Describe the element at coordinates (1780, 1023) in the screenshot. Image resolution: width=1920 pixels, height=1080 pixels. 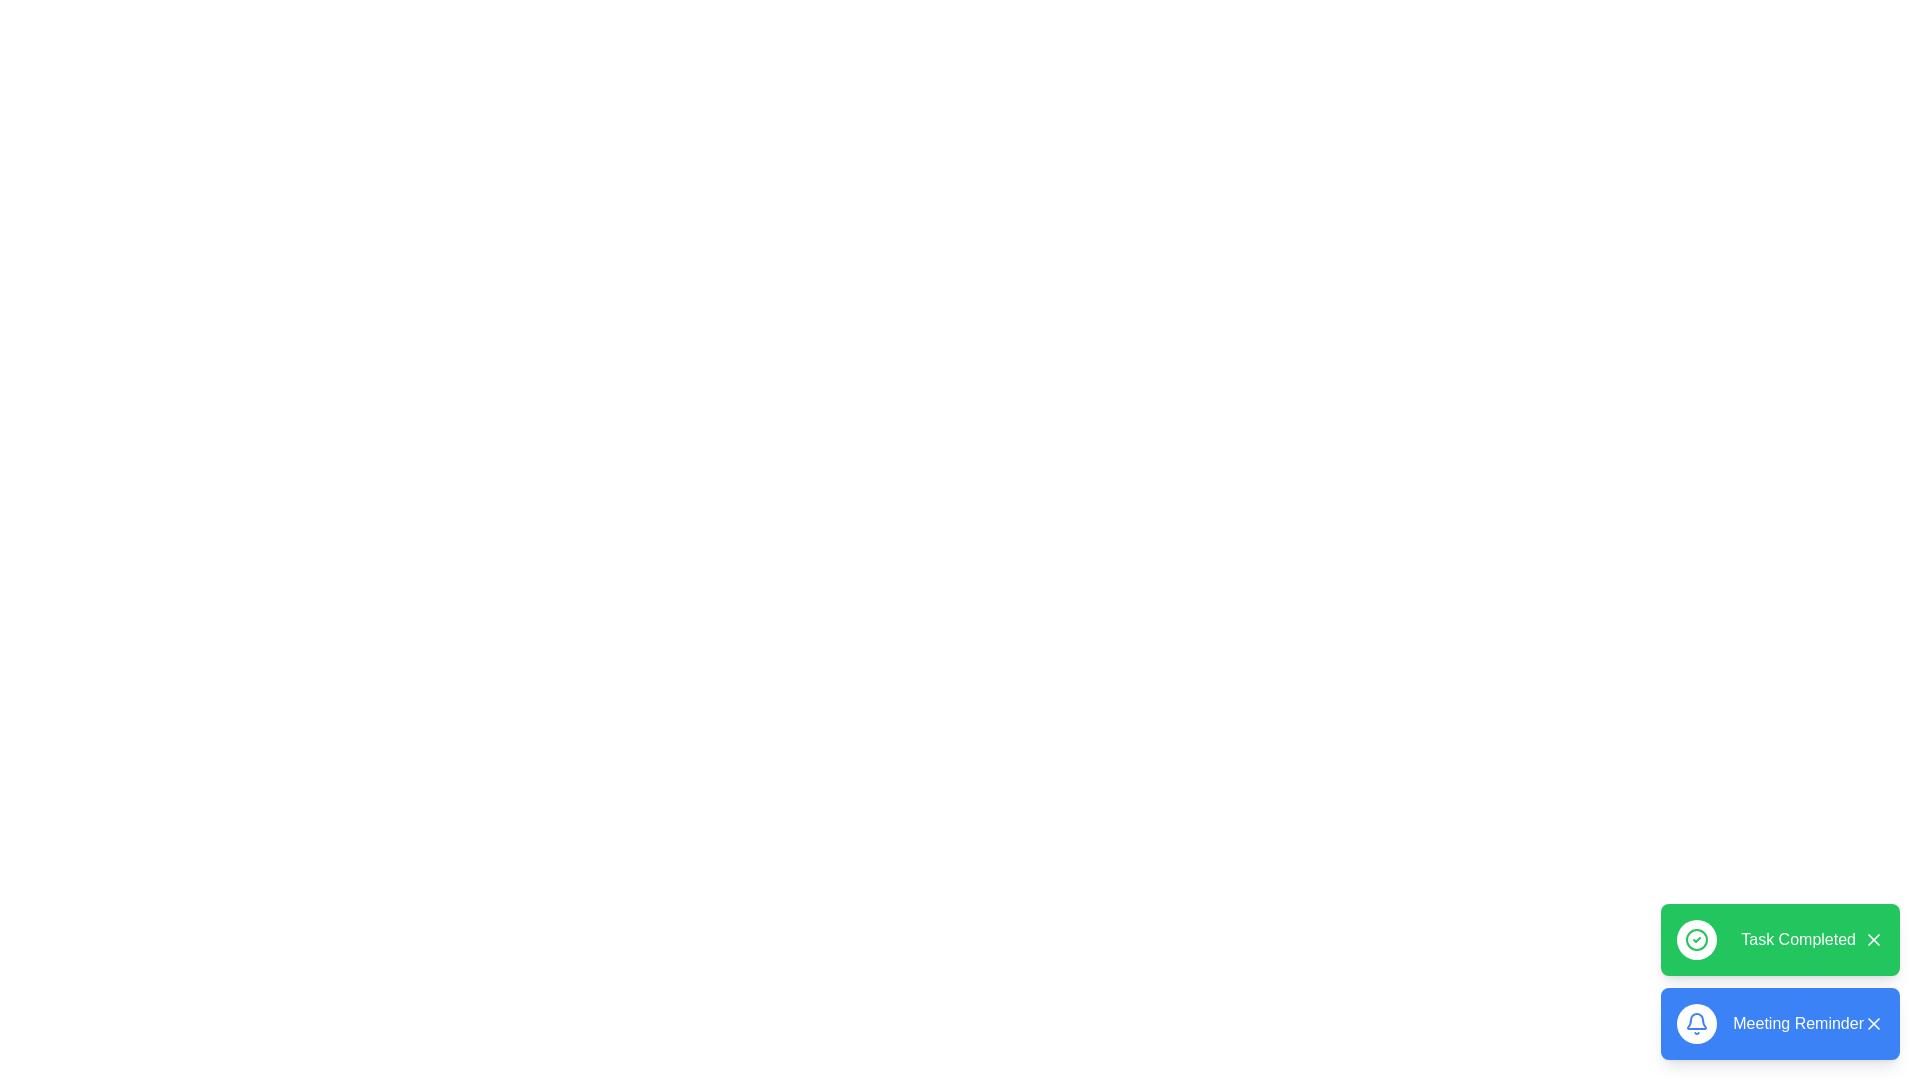
I see `the snackbar with the message 'Meeting Reminder'` at that location.